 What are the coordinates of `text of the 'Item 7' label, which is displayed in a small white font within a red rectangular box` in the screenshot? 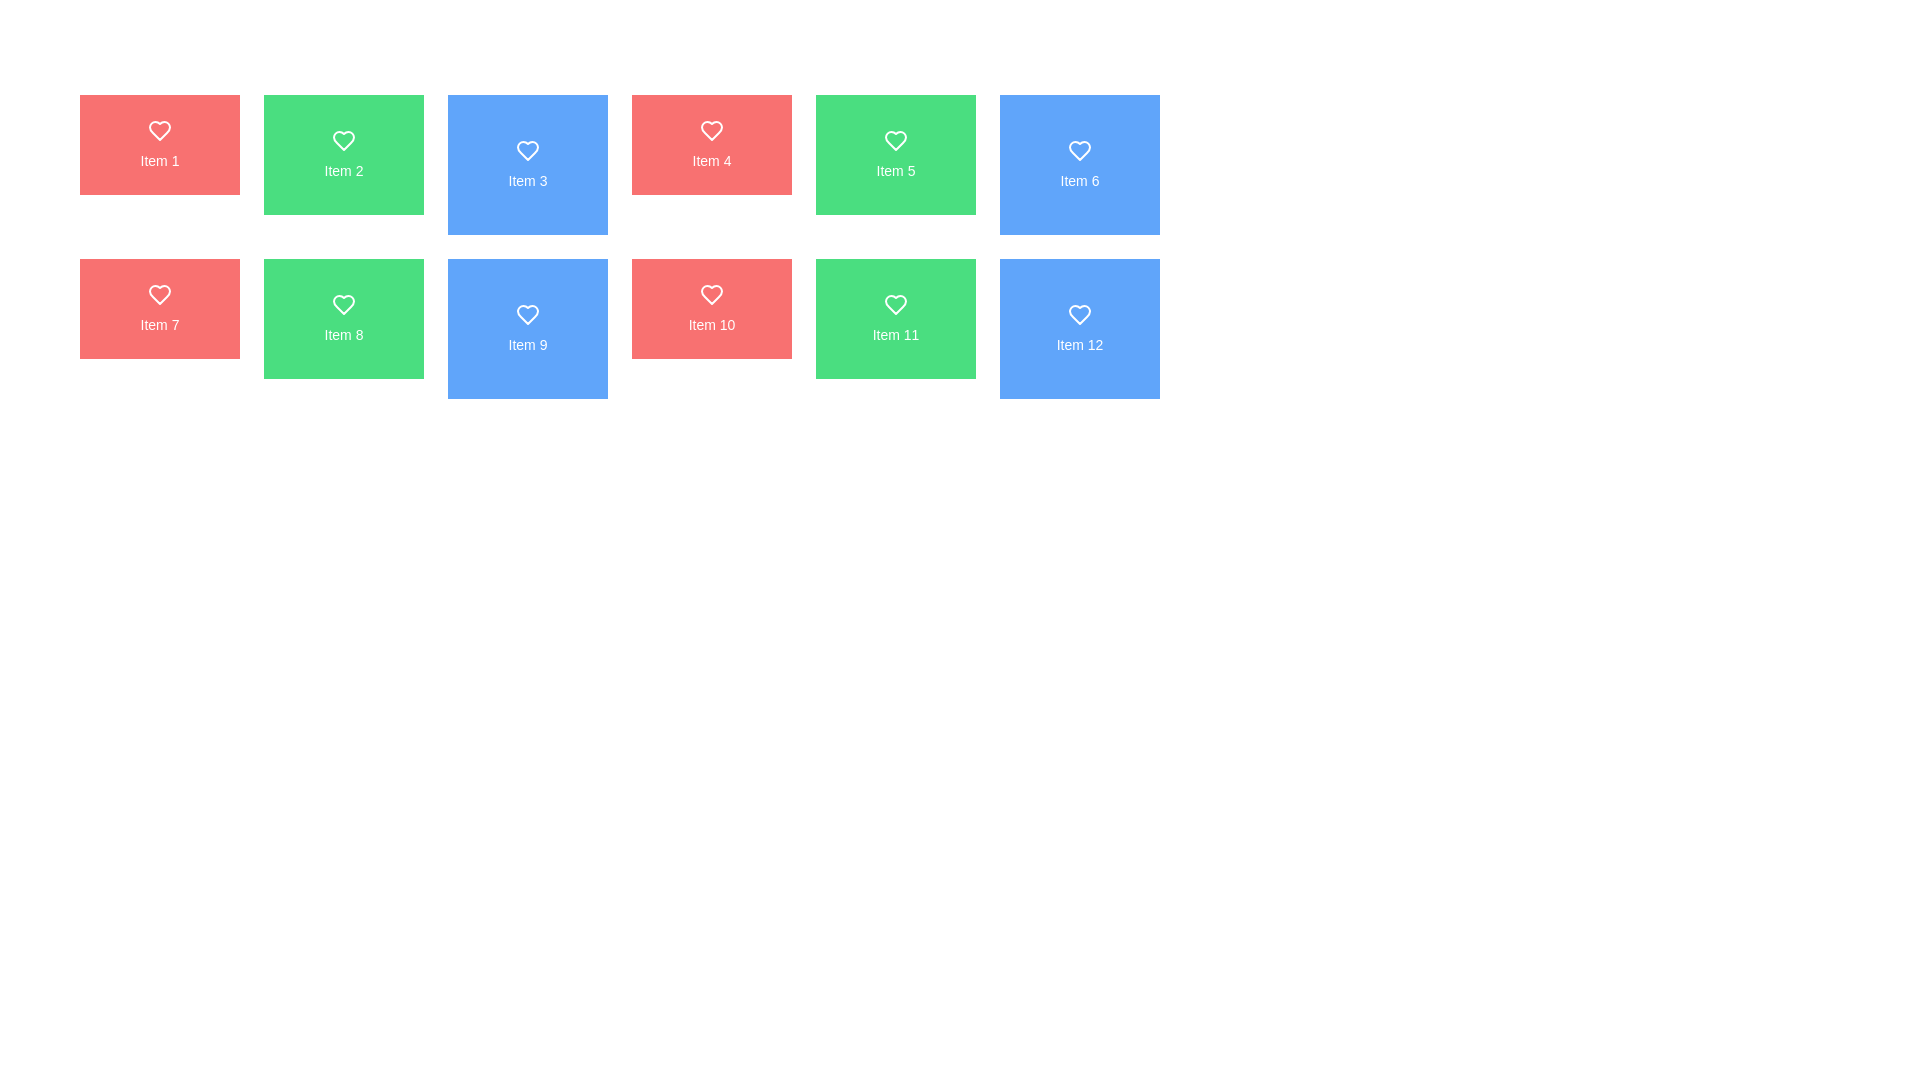 It's located at (158, 323).